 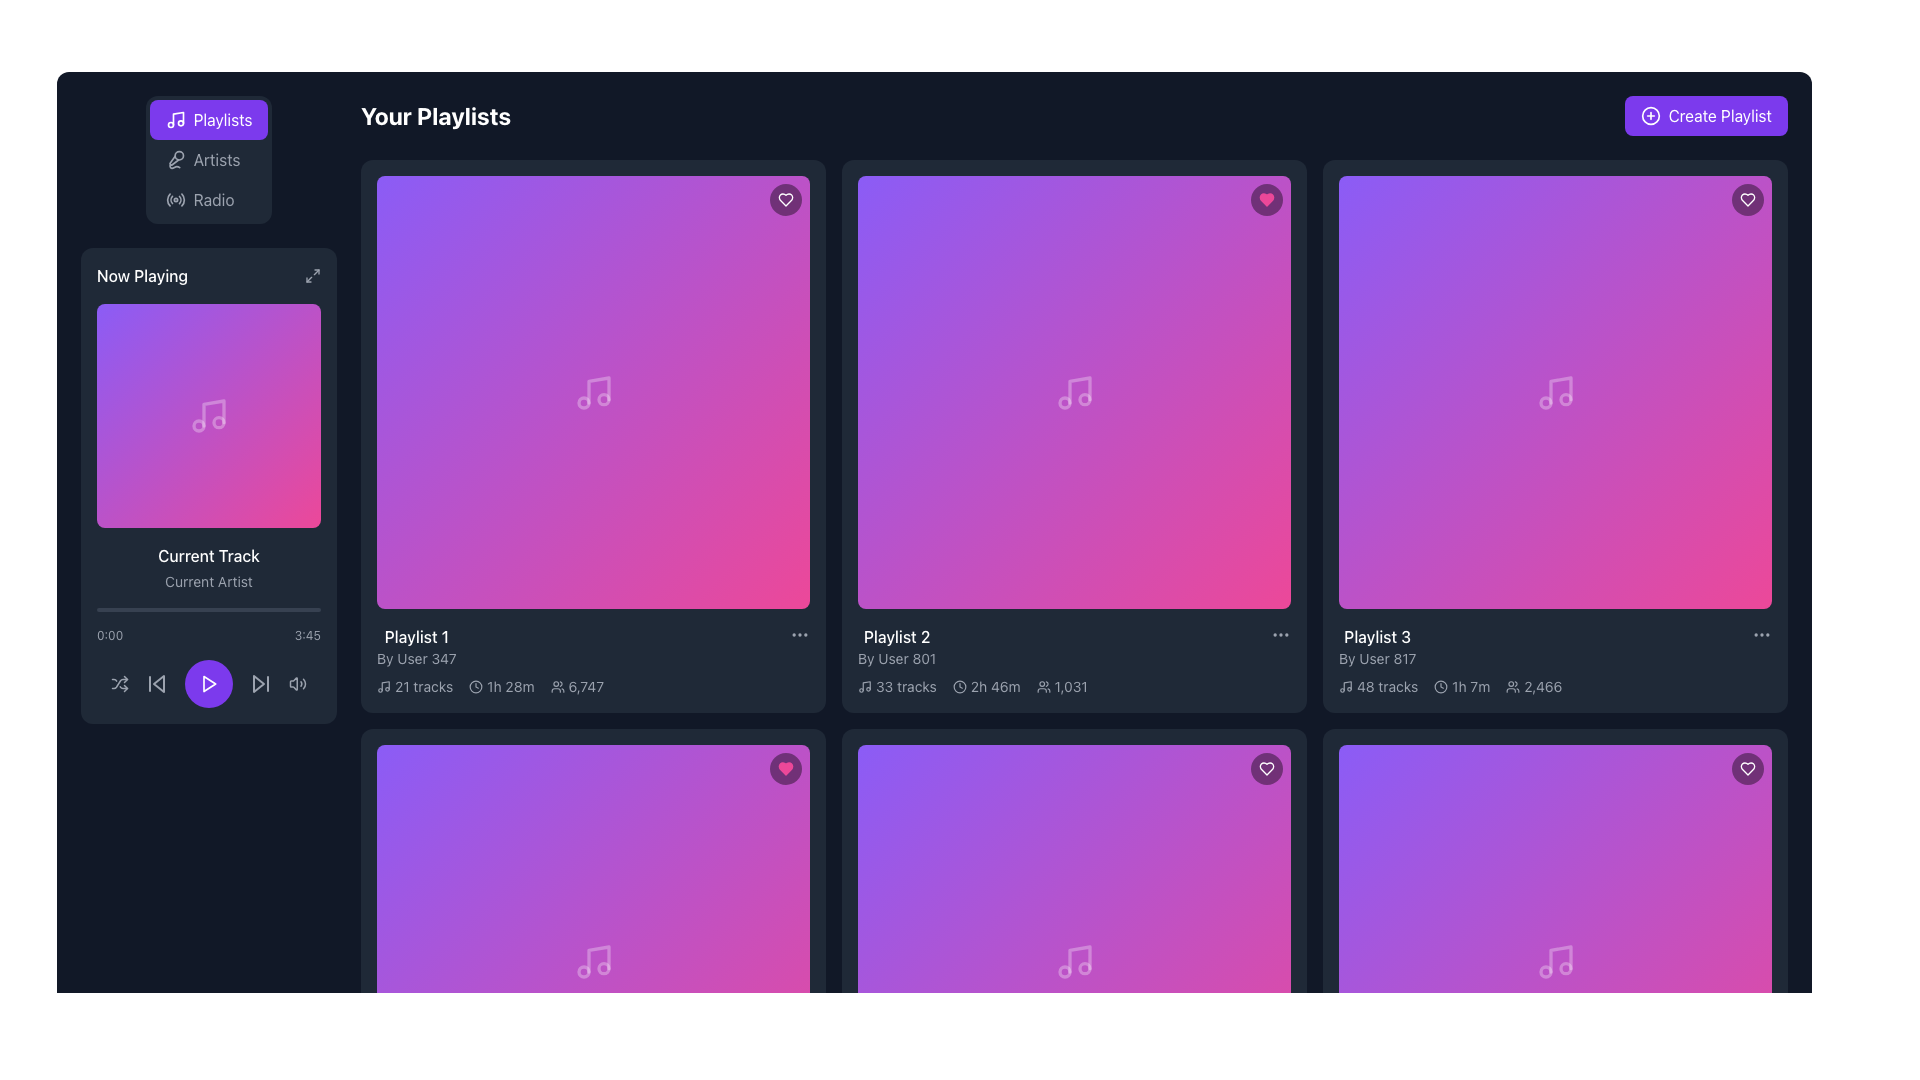 What do you see at coordinates (785, 200) in the screenshot?
I see `the 'like' button located in the top-right corner of the first playlist card to favorite the associated playlist` at bounding box center [785, 200].